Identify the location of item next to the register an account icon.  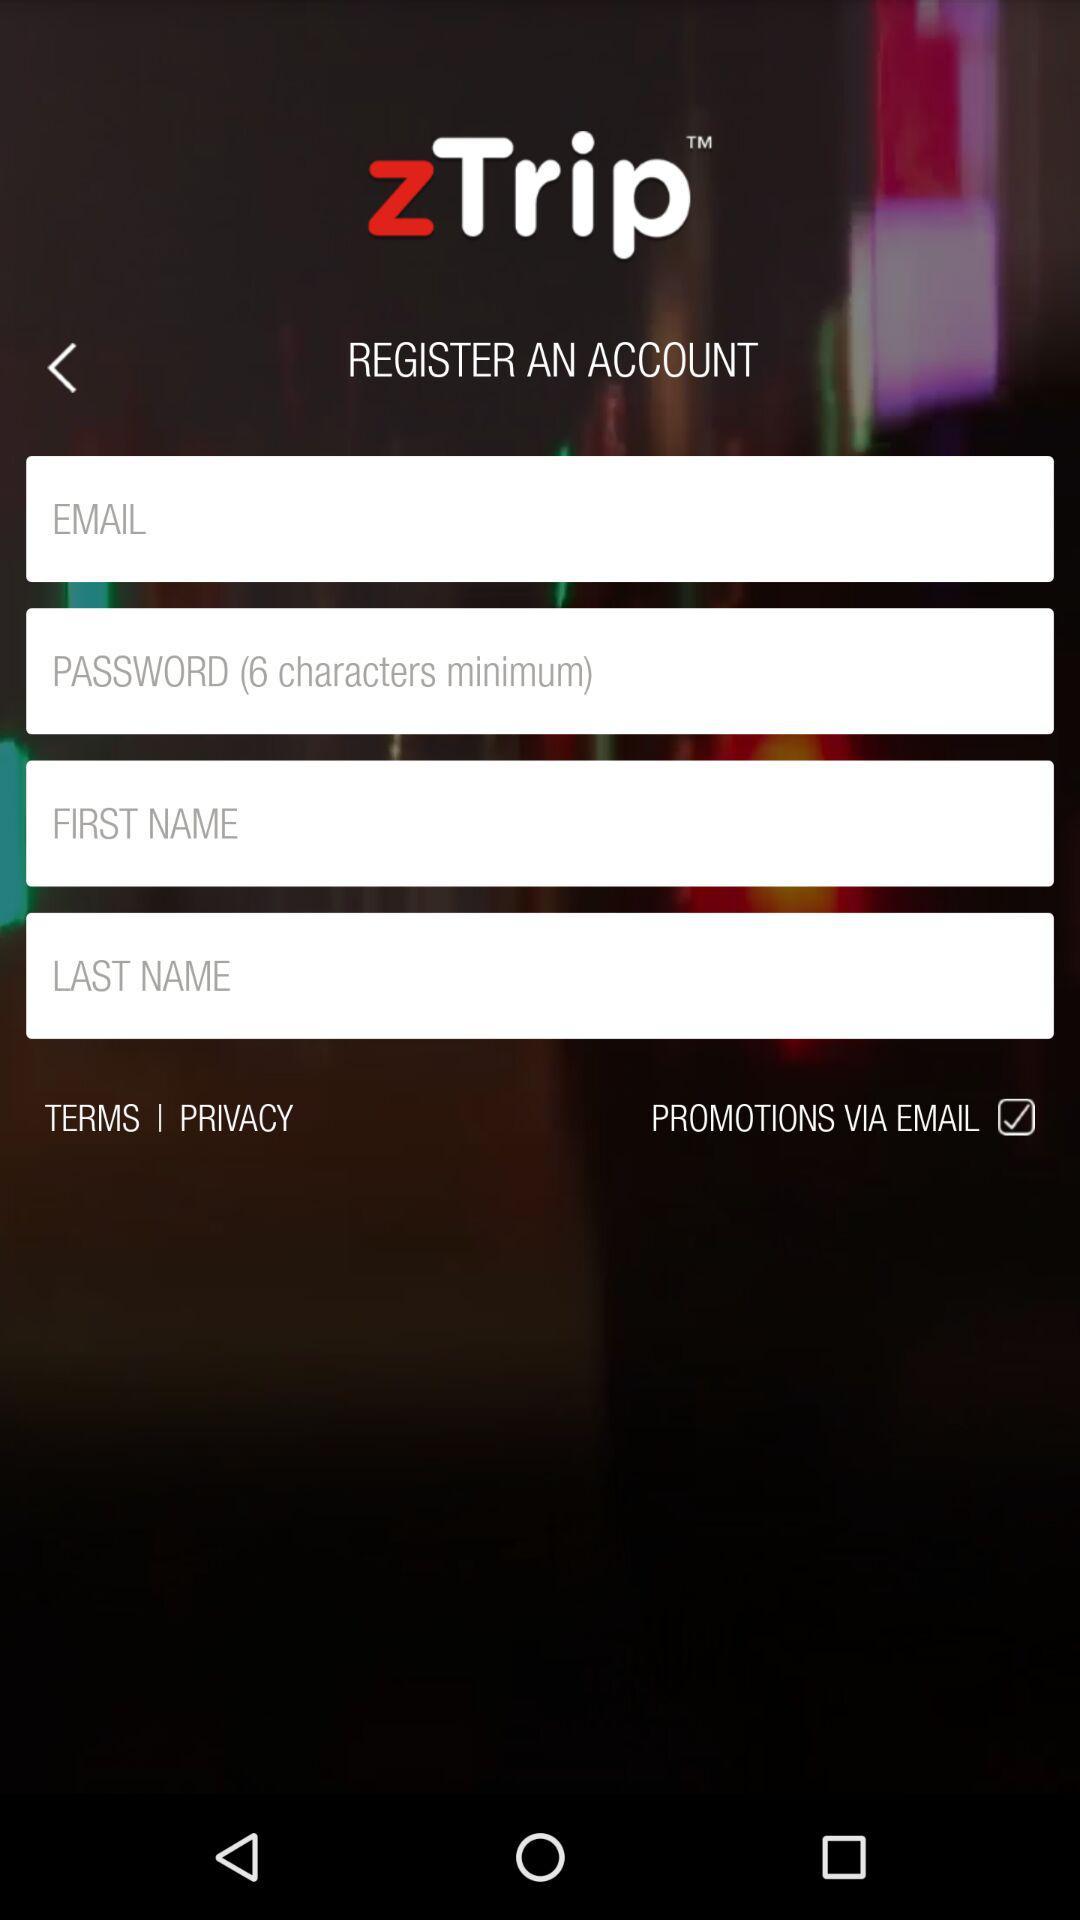
(60, 367).